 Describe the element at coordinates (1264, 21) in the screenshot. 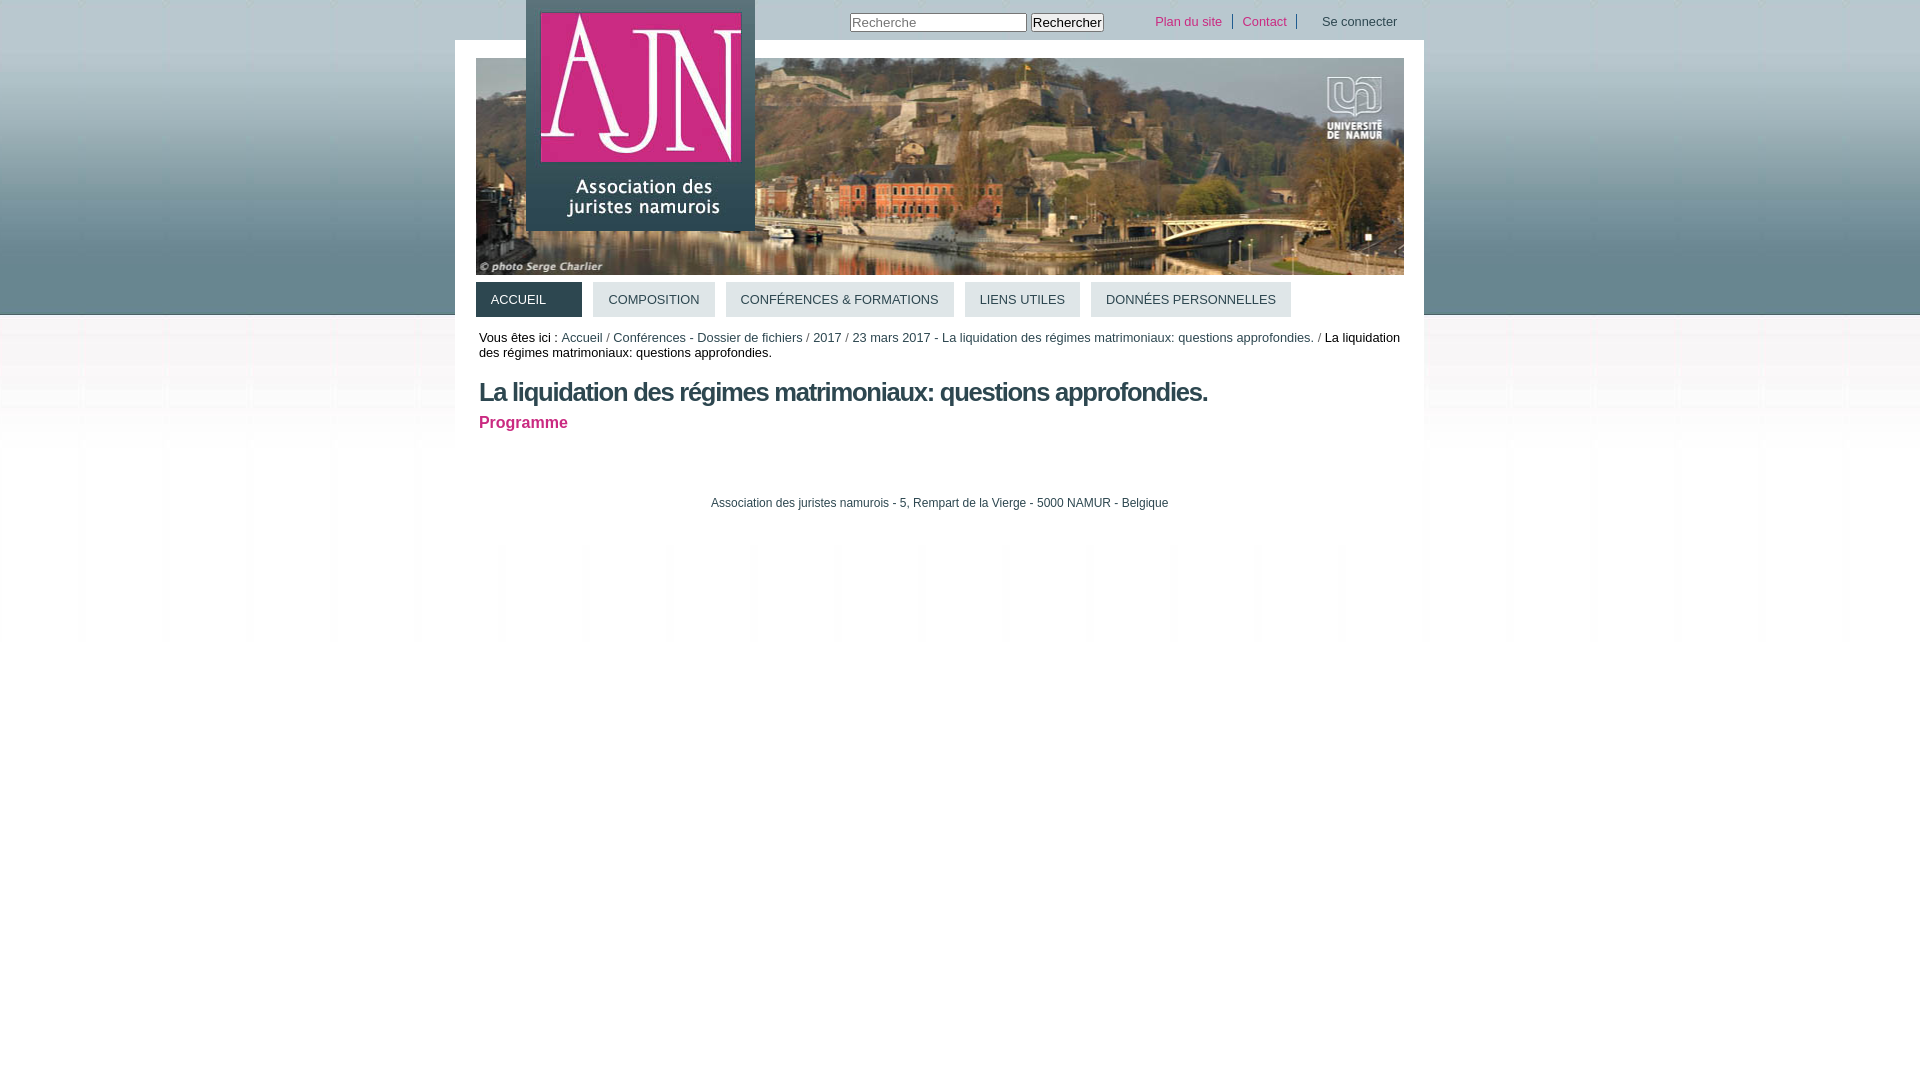

I see `'Contact'` at that location.